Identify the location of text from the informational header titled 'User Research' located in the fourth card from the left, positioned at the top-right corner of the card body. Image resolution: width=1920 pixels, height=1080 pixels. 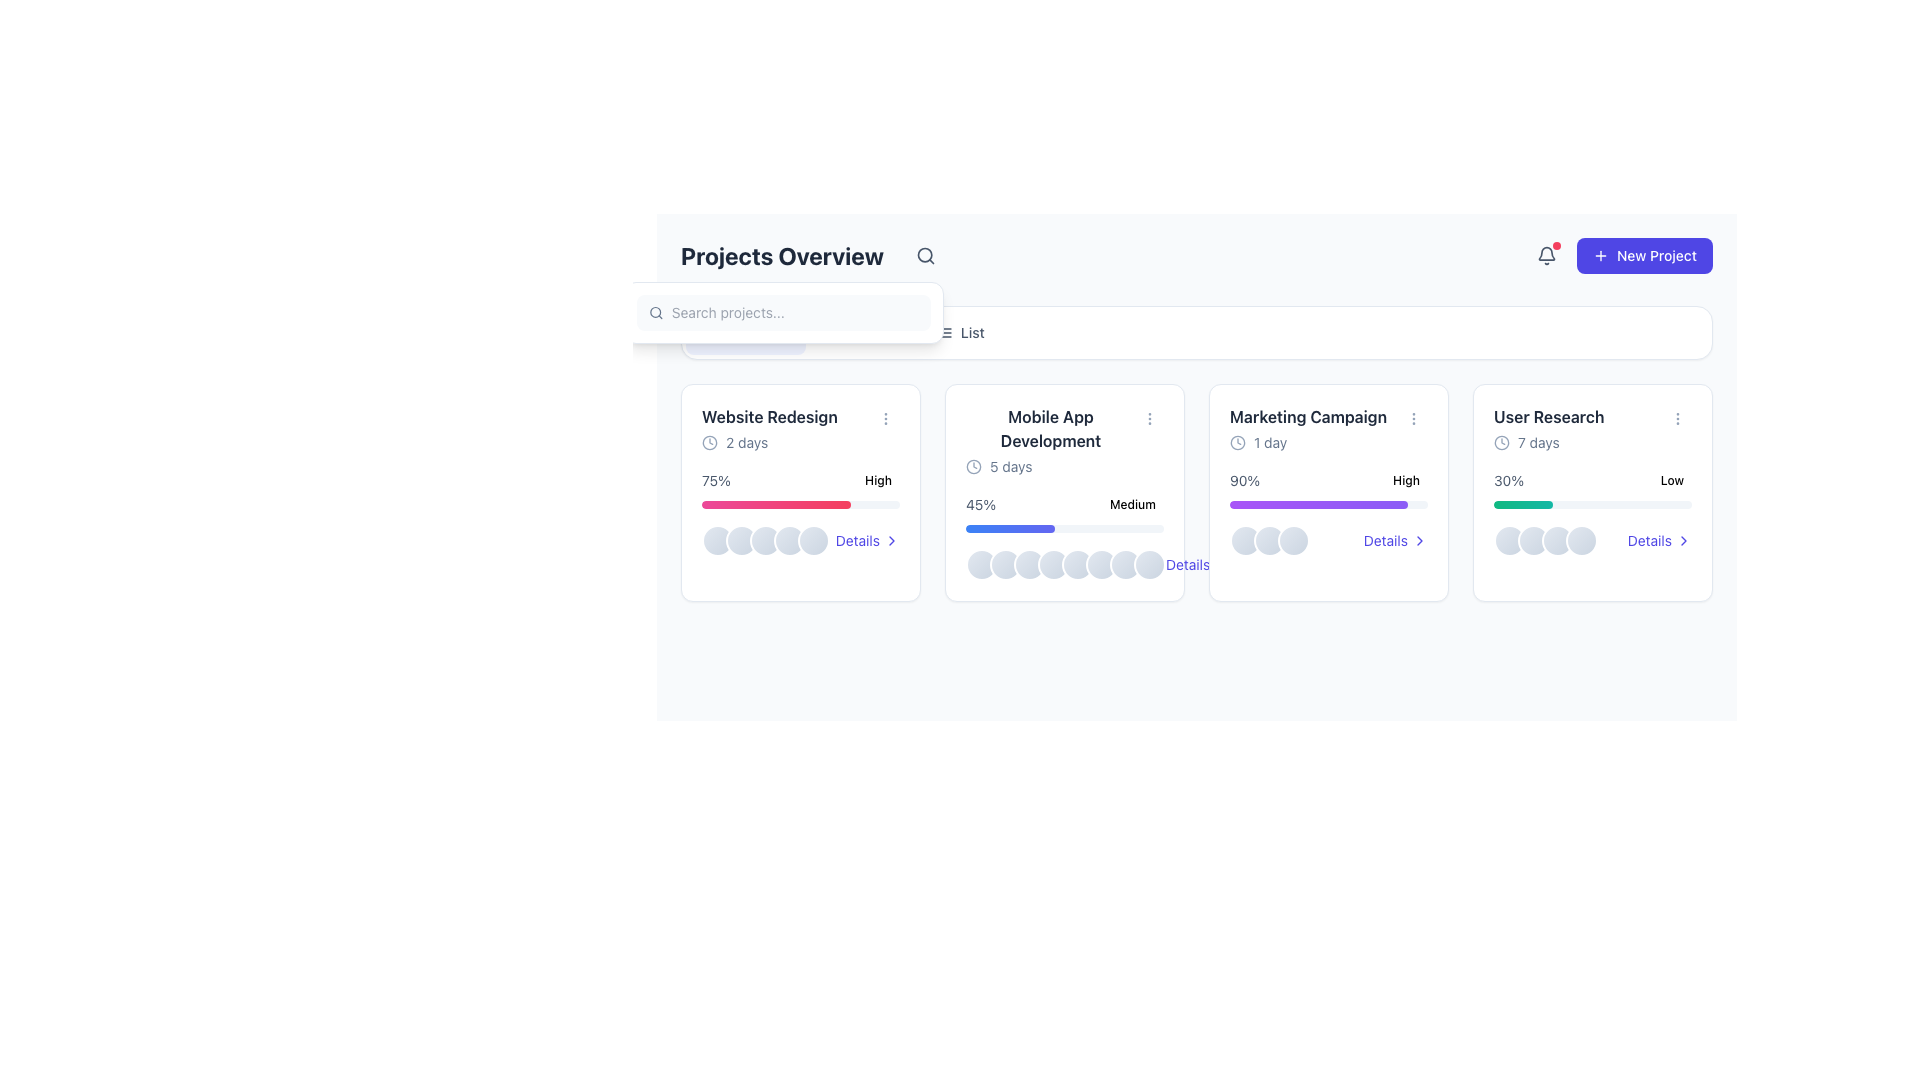
(1592, 427).